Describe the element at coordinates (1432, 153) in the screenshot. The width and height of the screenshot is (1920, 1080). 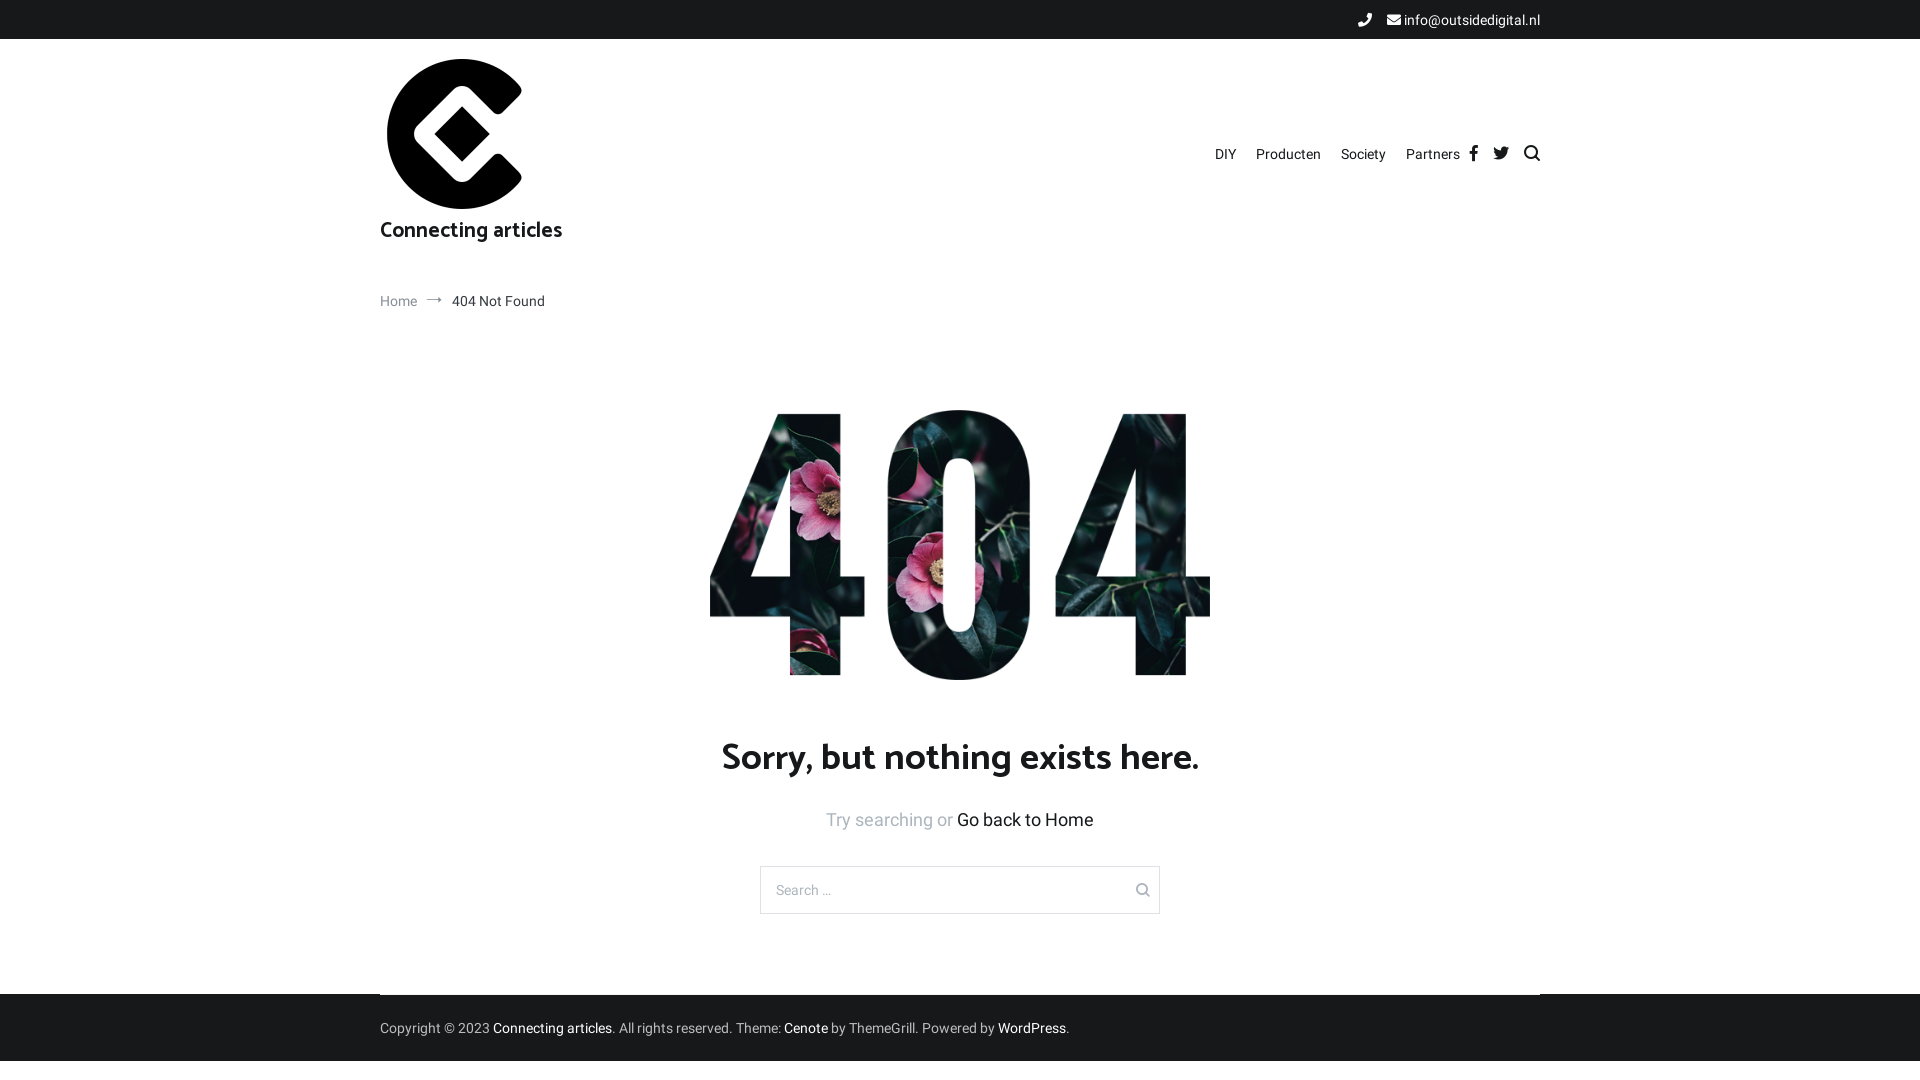
I see `'Partners'` at that location.